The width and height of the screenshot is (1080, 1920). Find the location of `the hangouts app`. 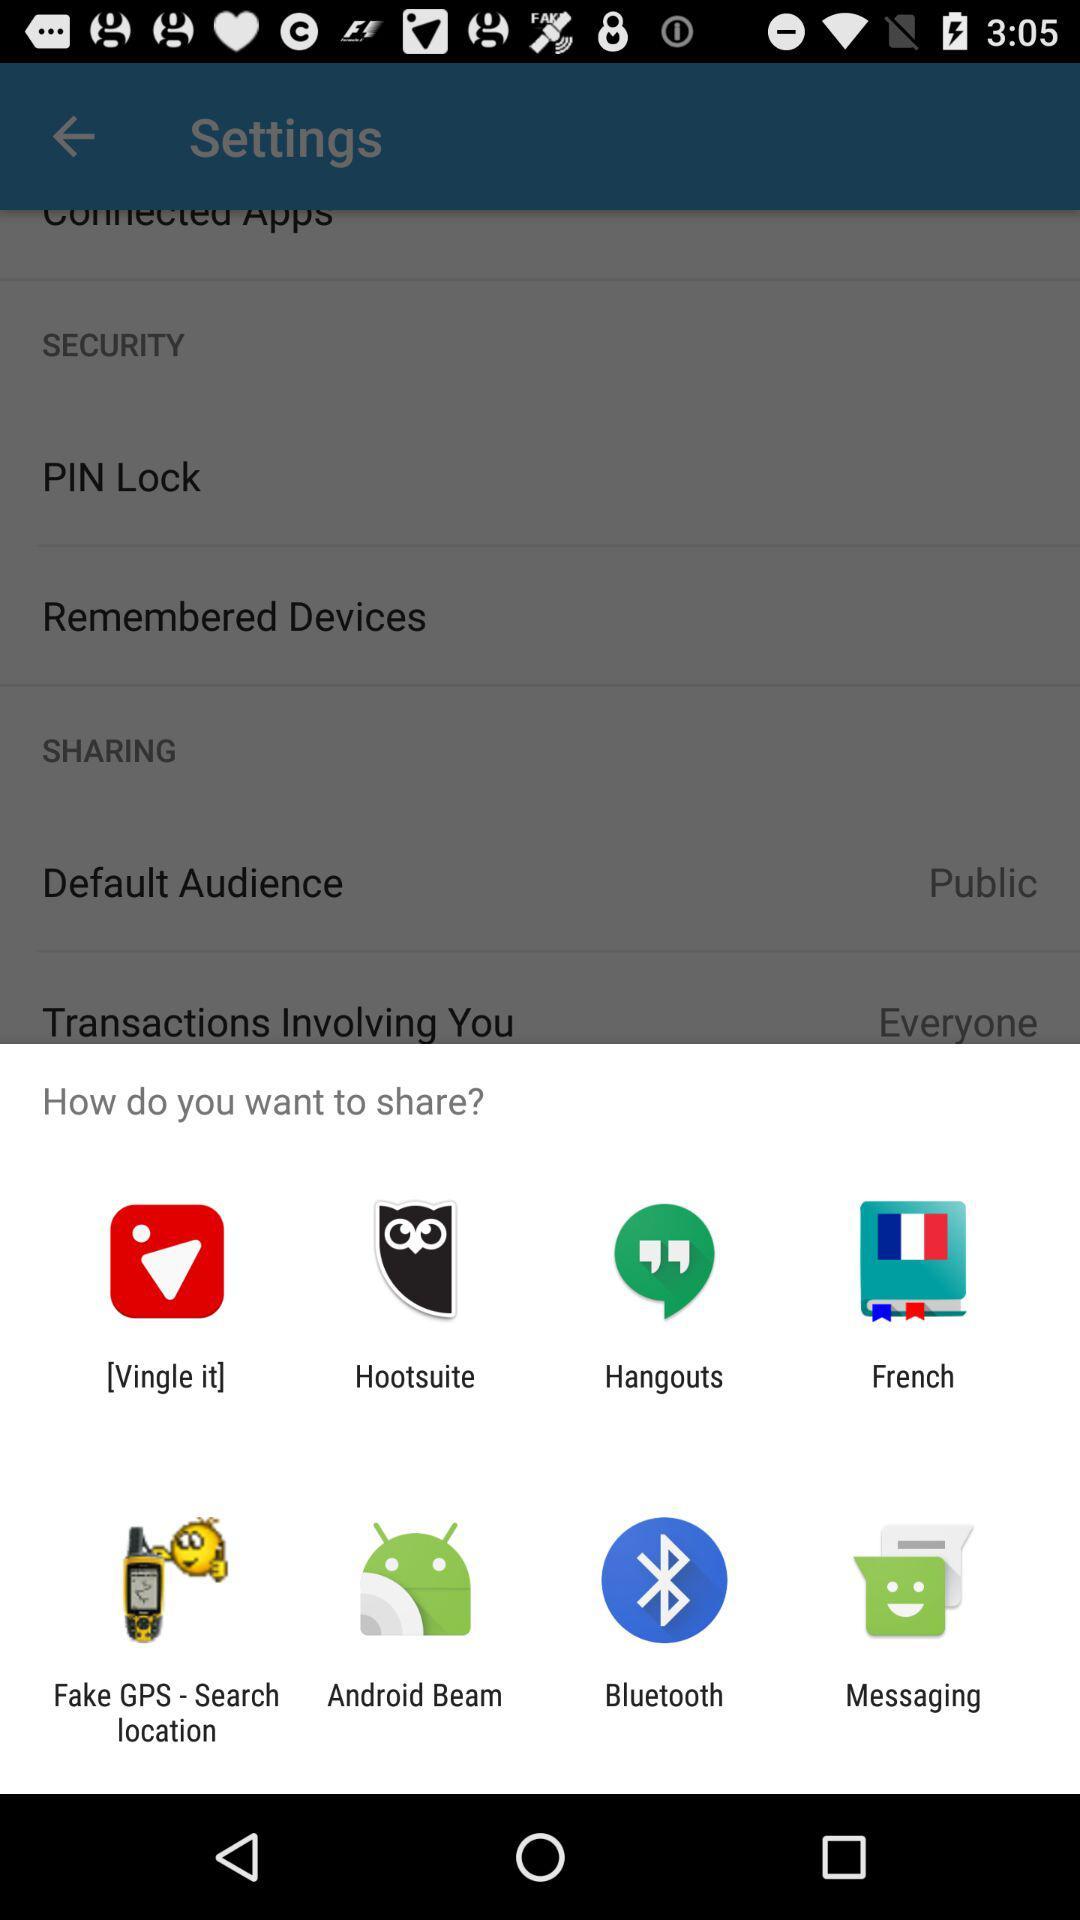

the hangouts app is located at coordinates (664, 1392).